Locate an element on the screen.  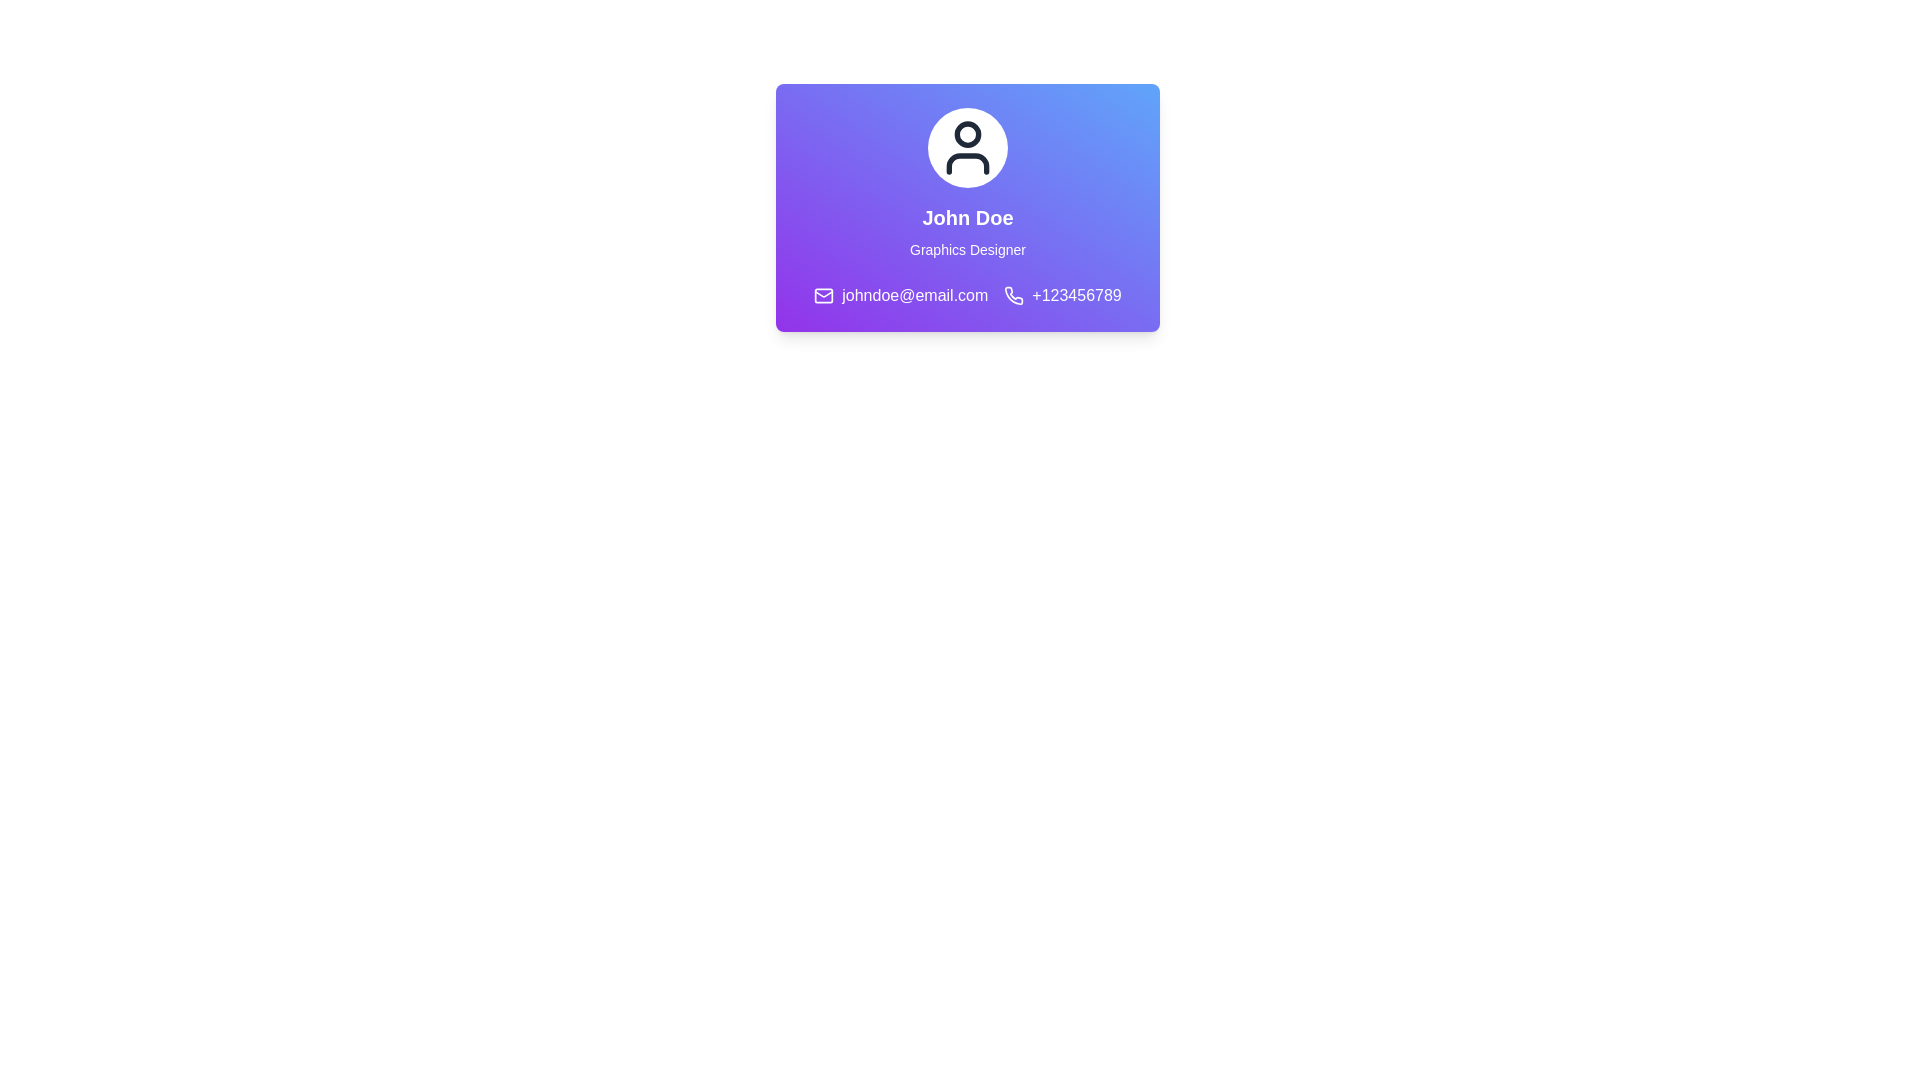
the text label displaying the user's email address, which is located to the left of the phone number '+123456789' in the middle section of the card UI is located at coordinates (900, 296).